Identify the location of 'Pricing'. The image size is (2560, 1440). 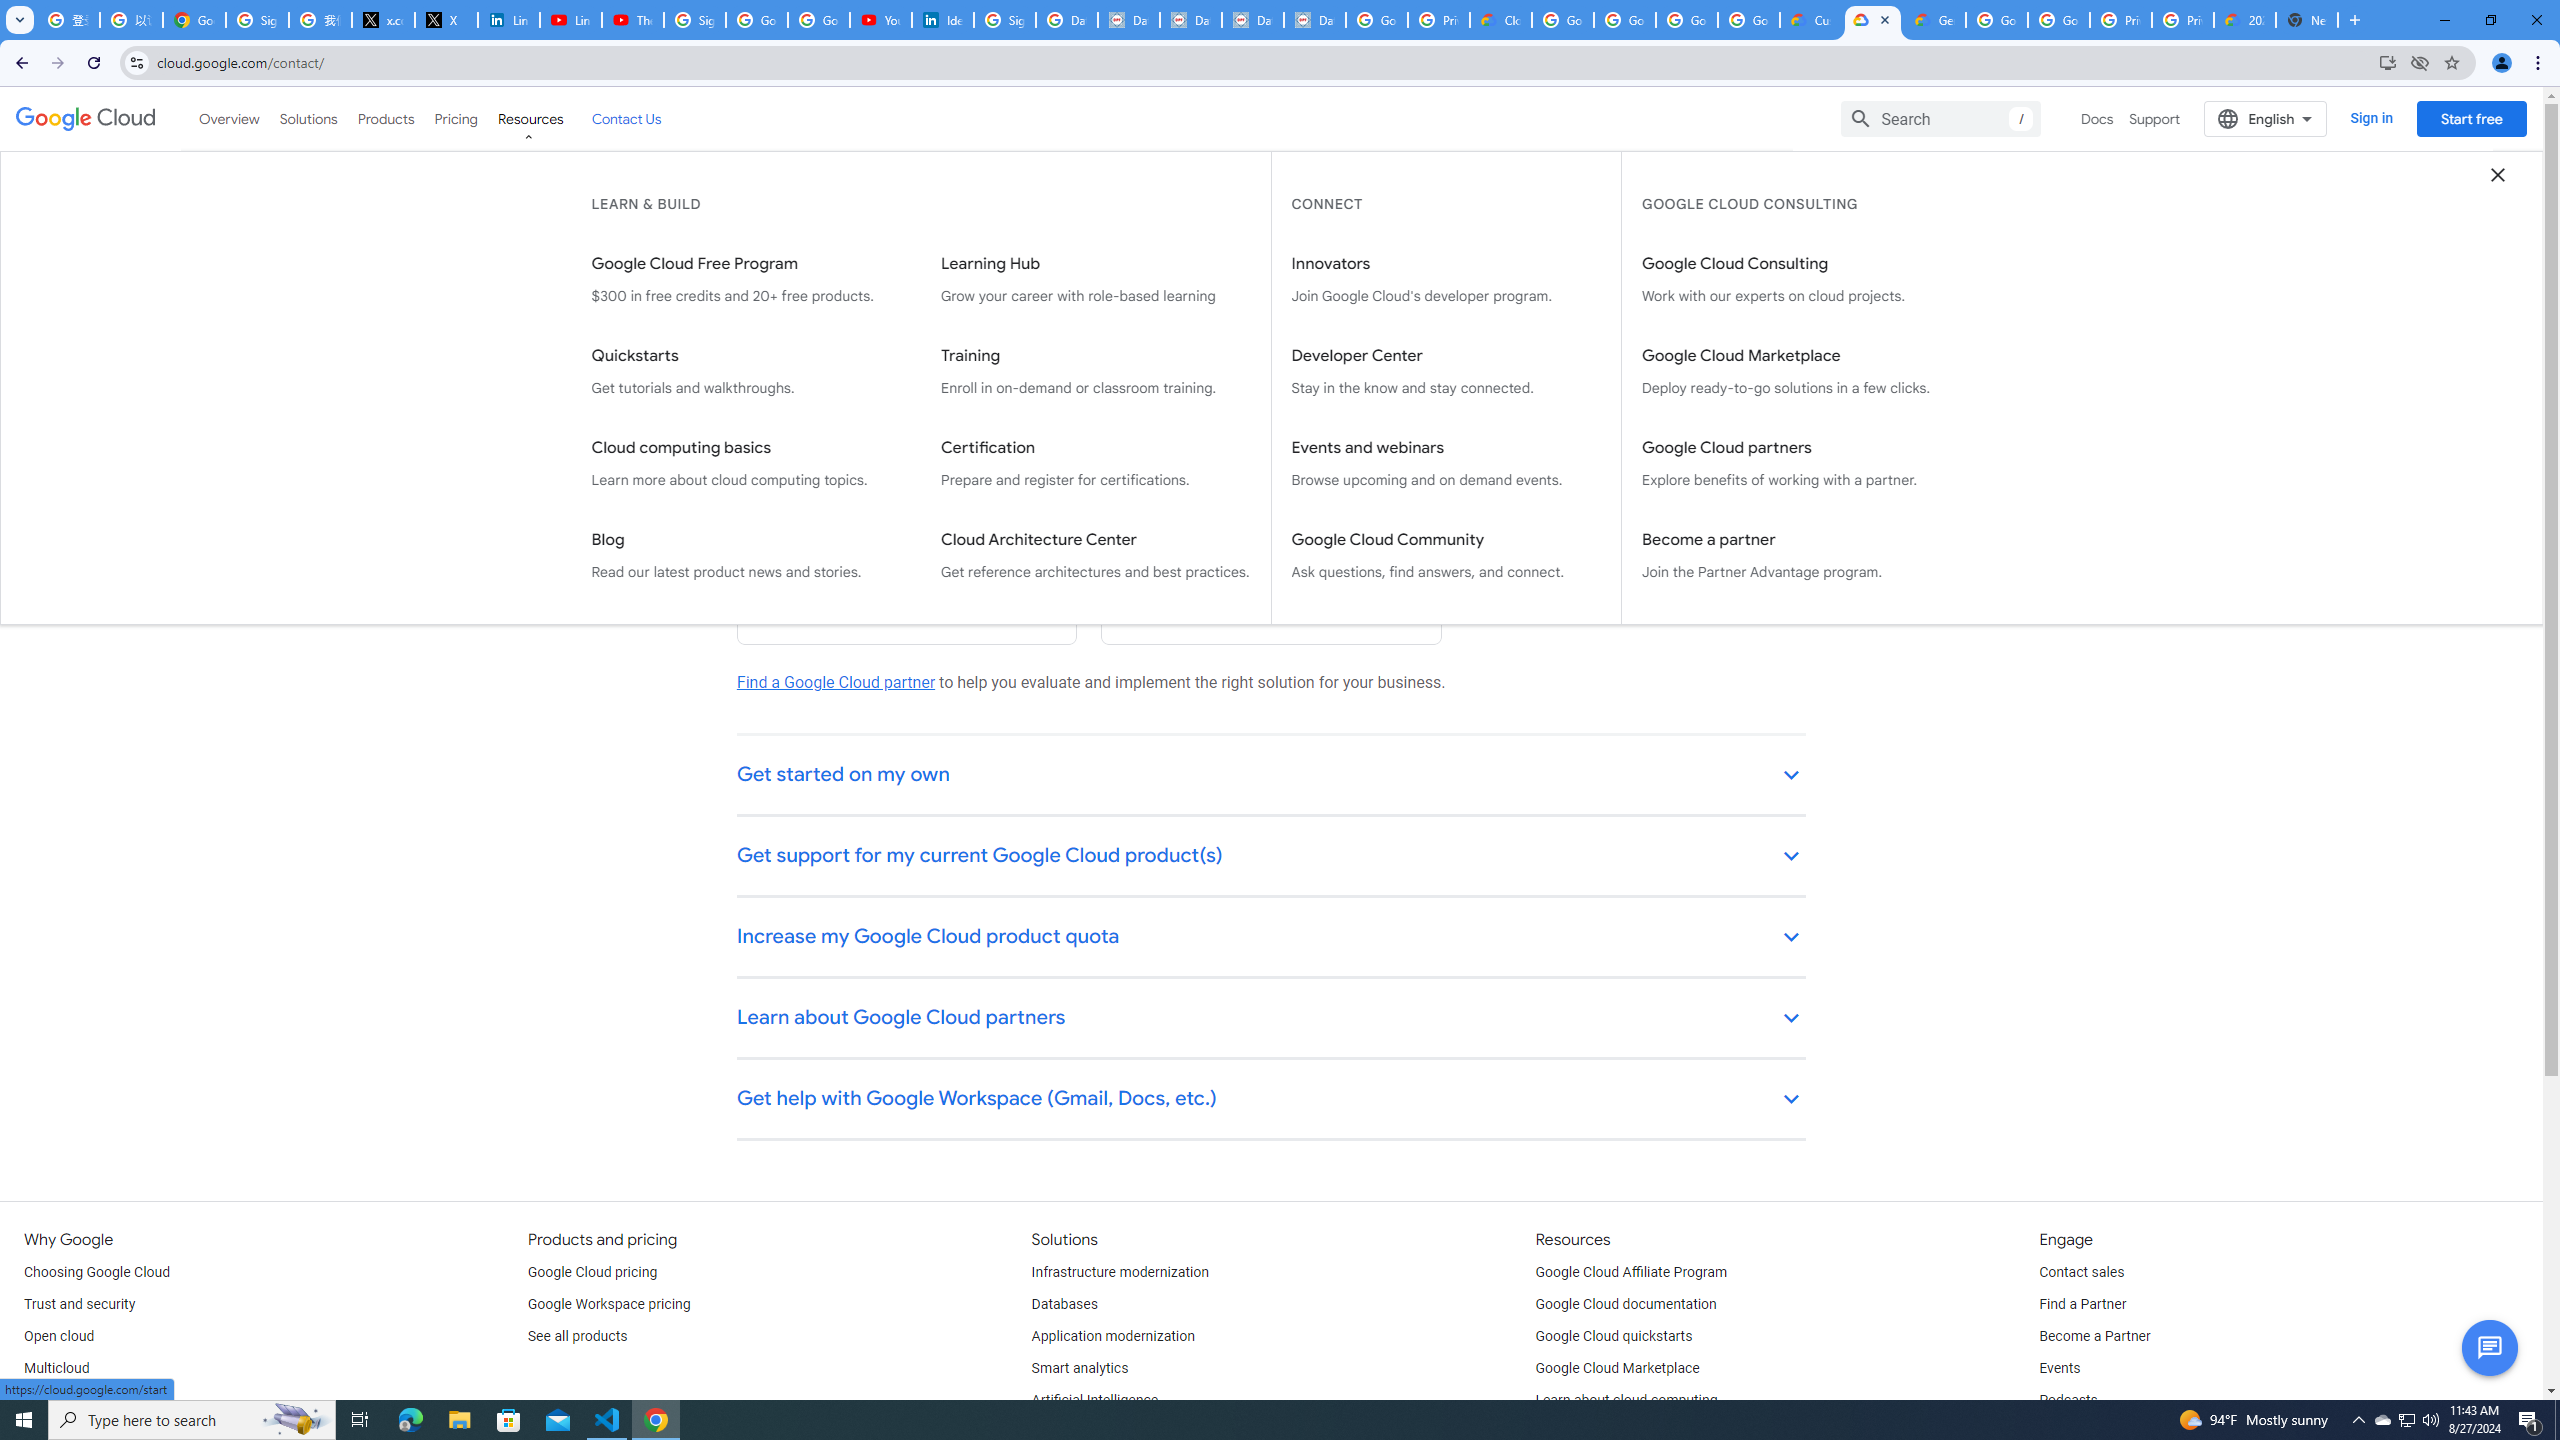
(456, 118).